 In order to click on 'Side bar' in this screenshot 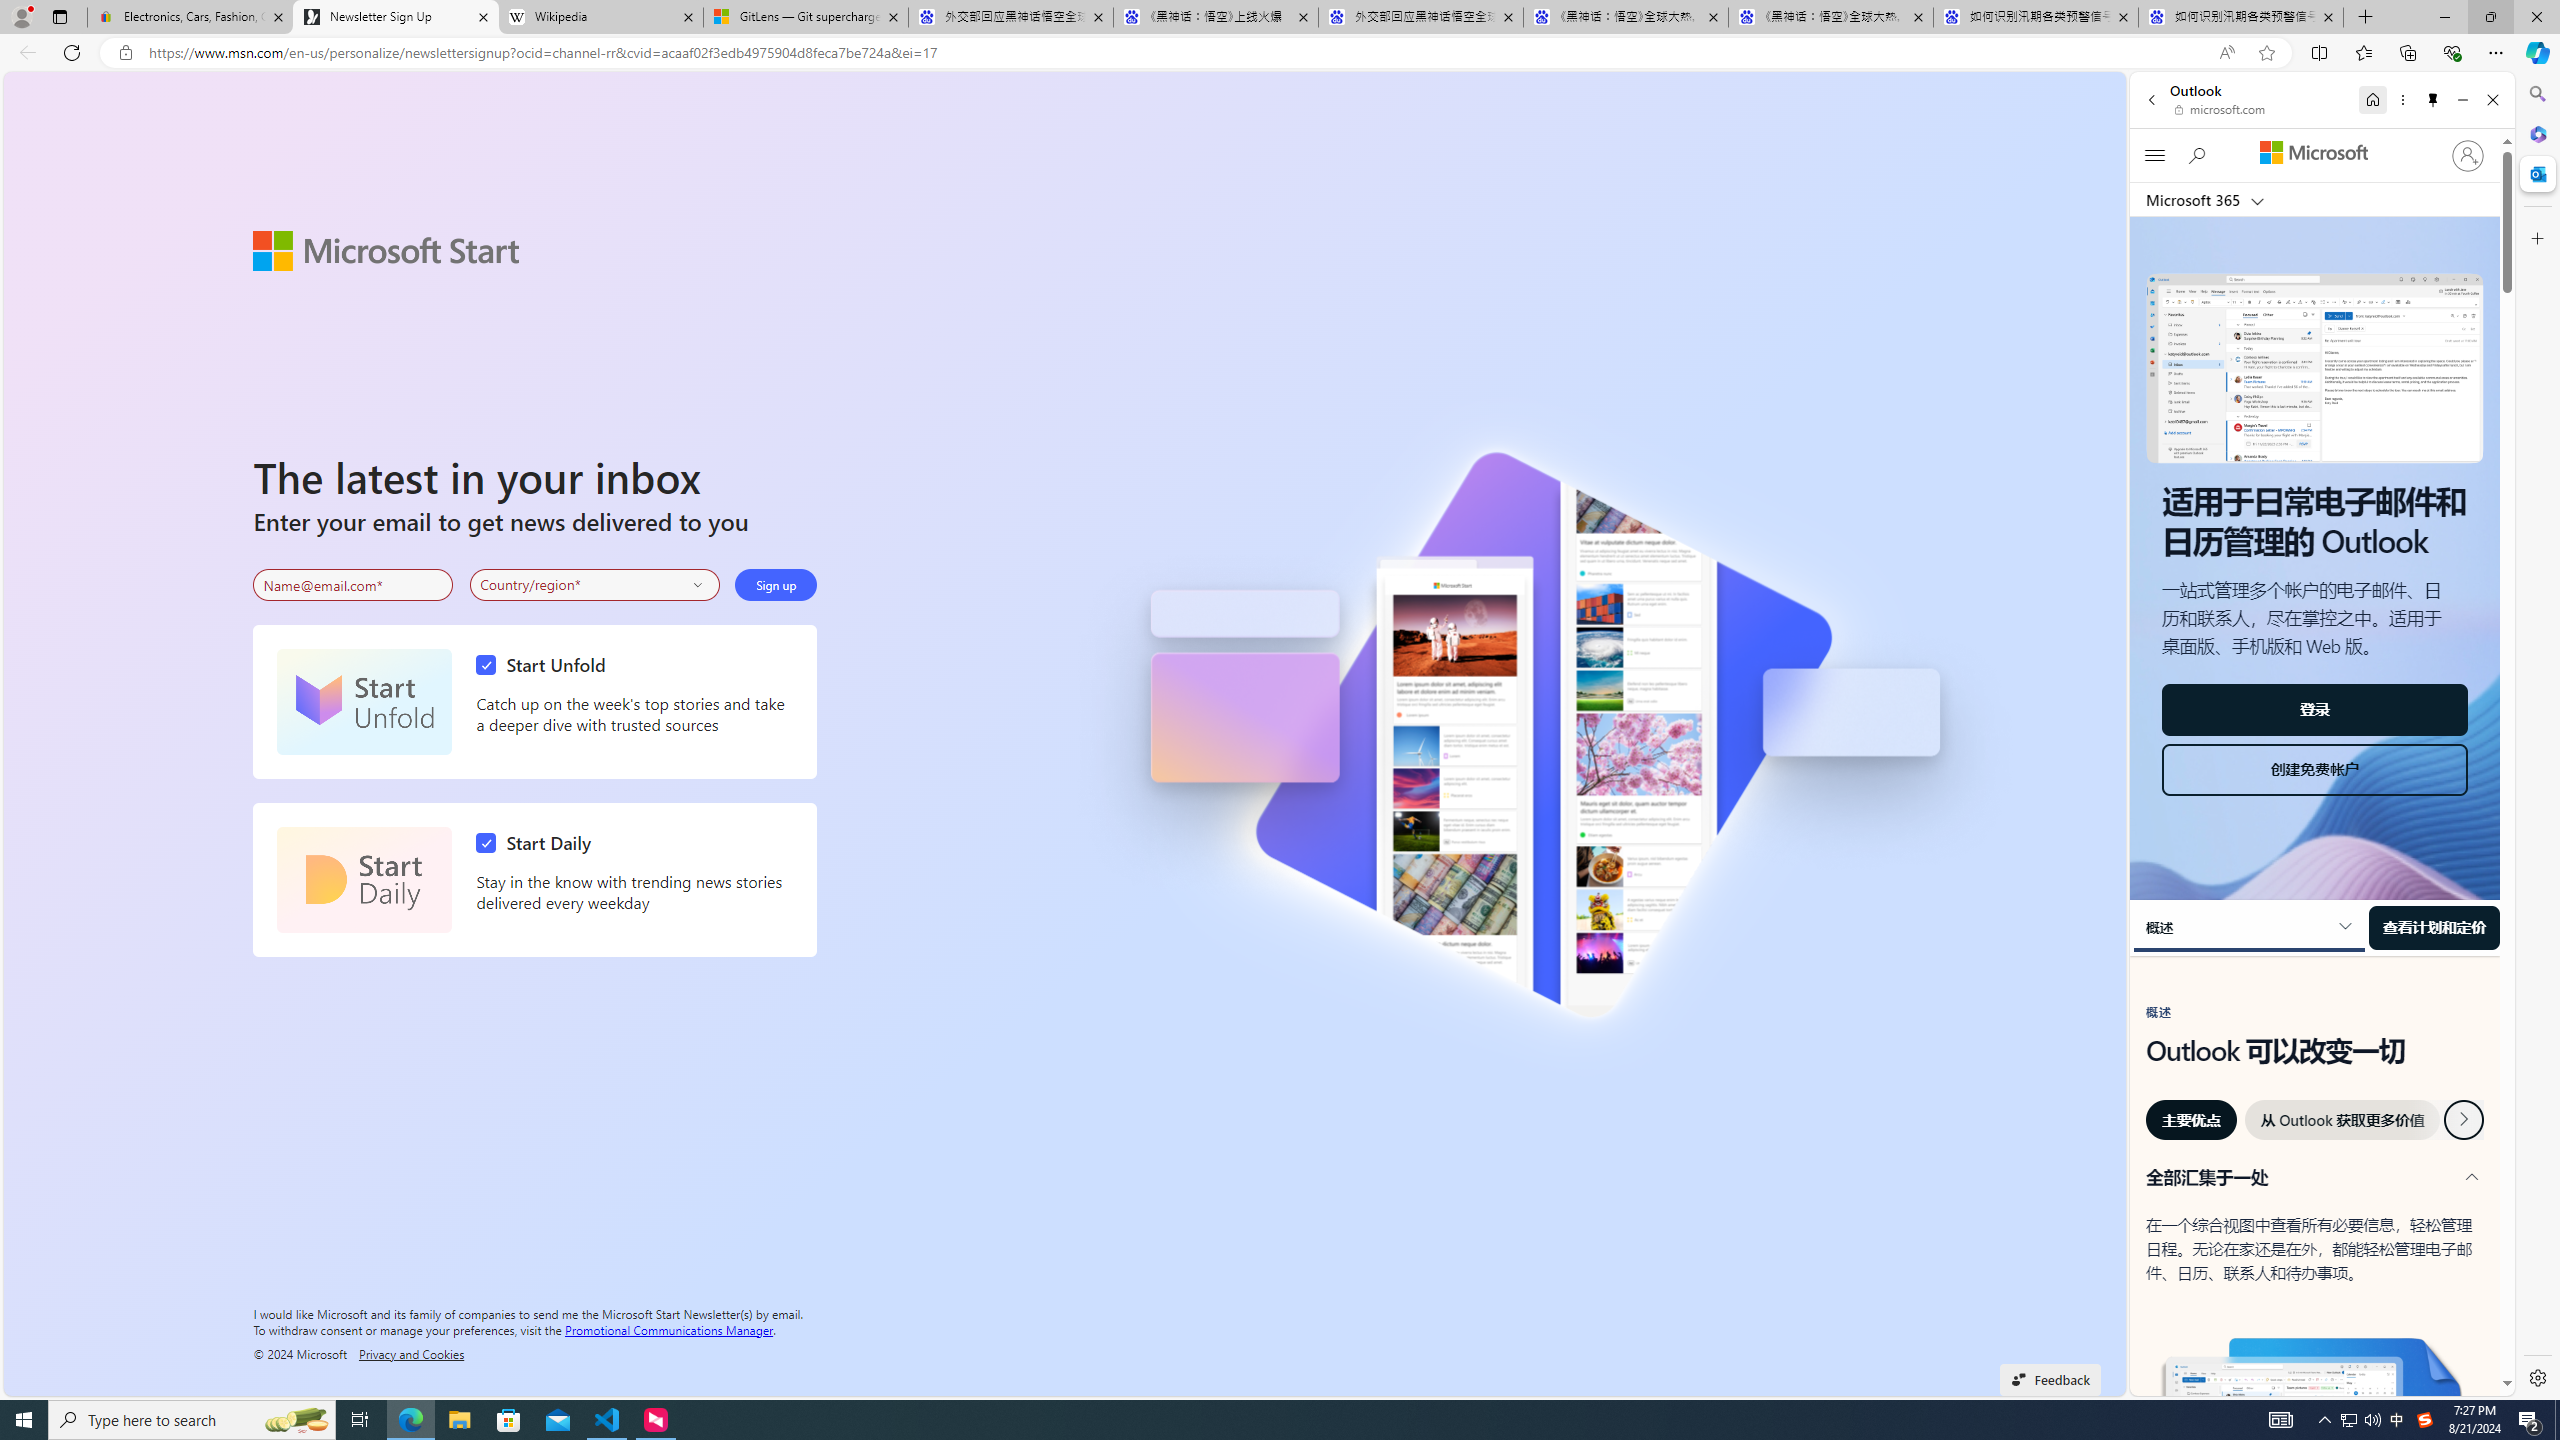, I will do `click(2537, 735)`.